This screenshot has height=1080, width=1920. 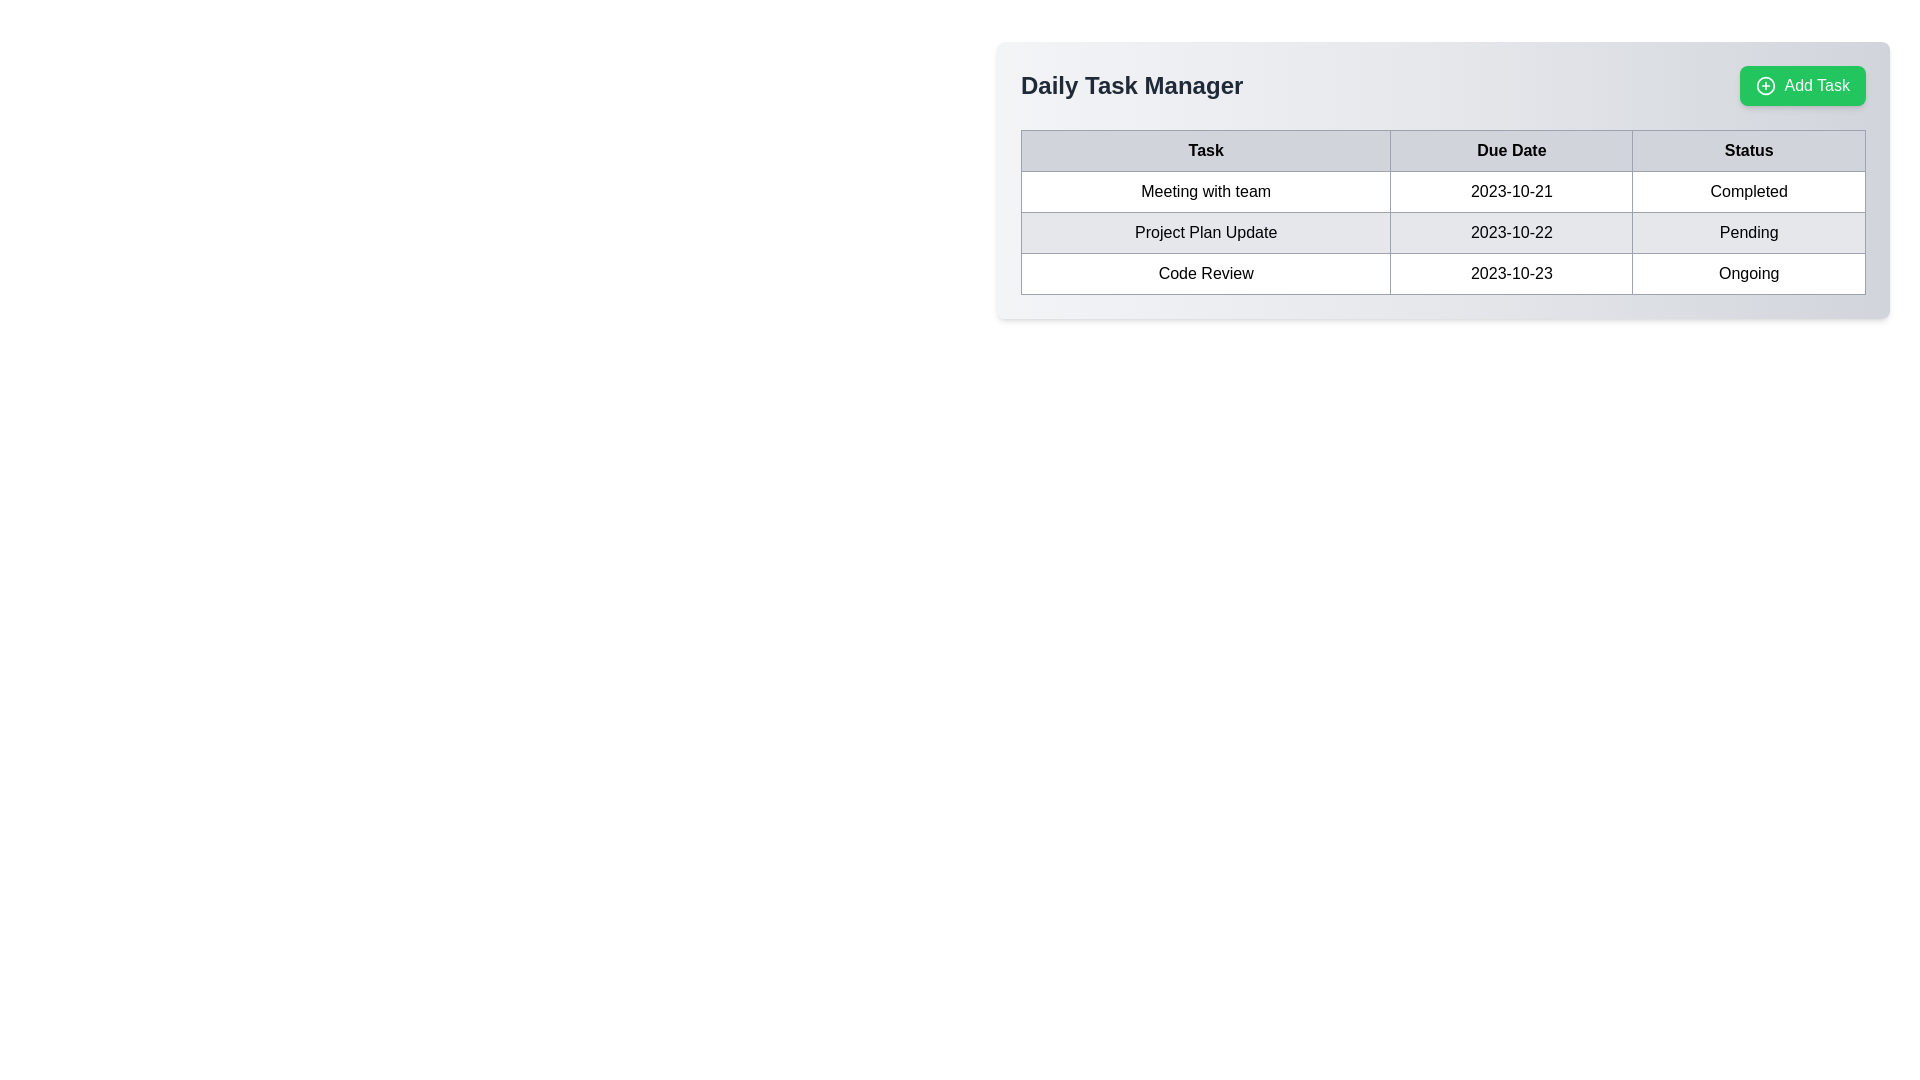 I want to click on the green button labeled 'Add Task', so click(x=1766, y=84).